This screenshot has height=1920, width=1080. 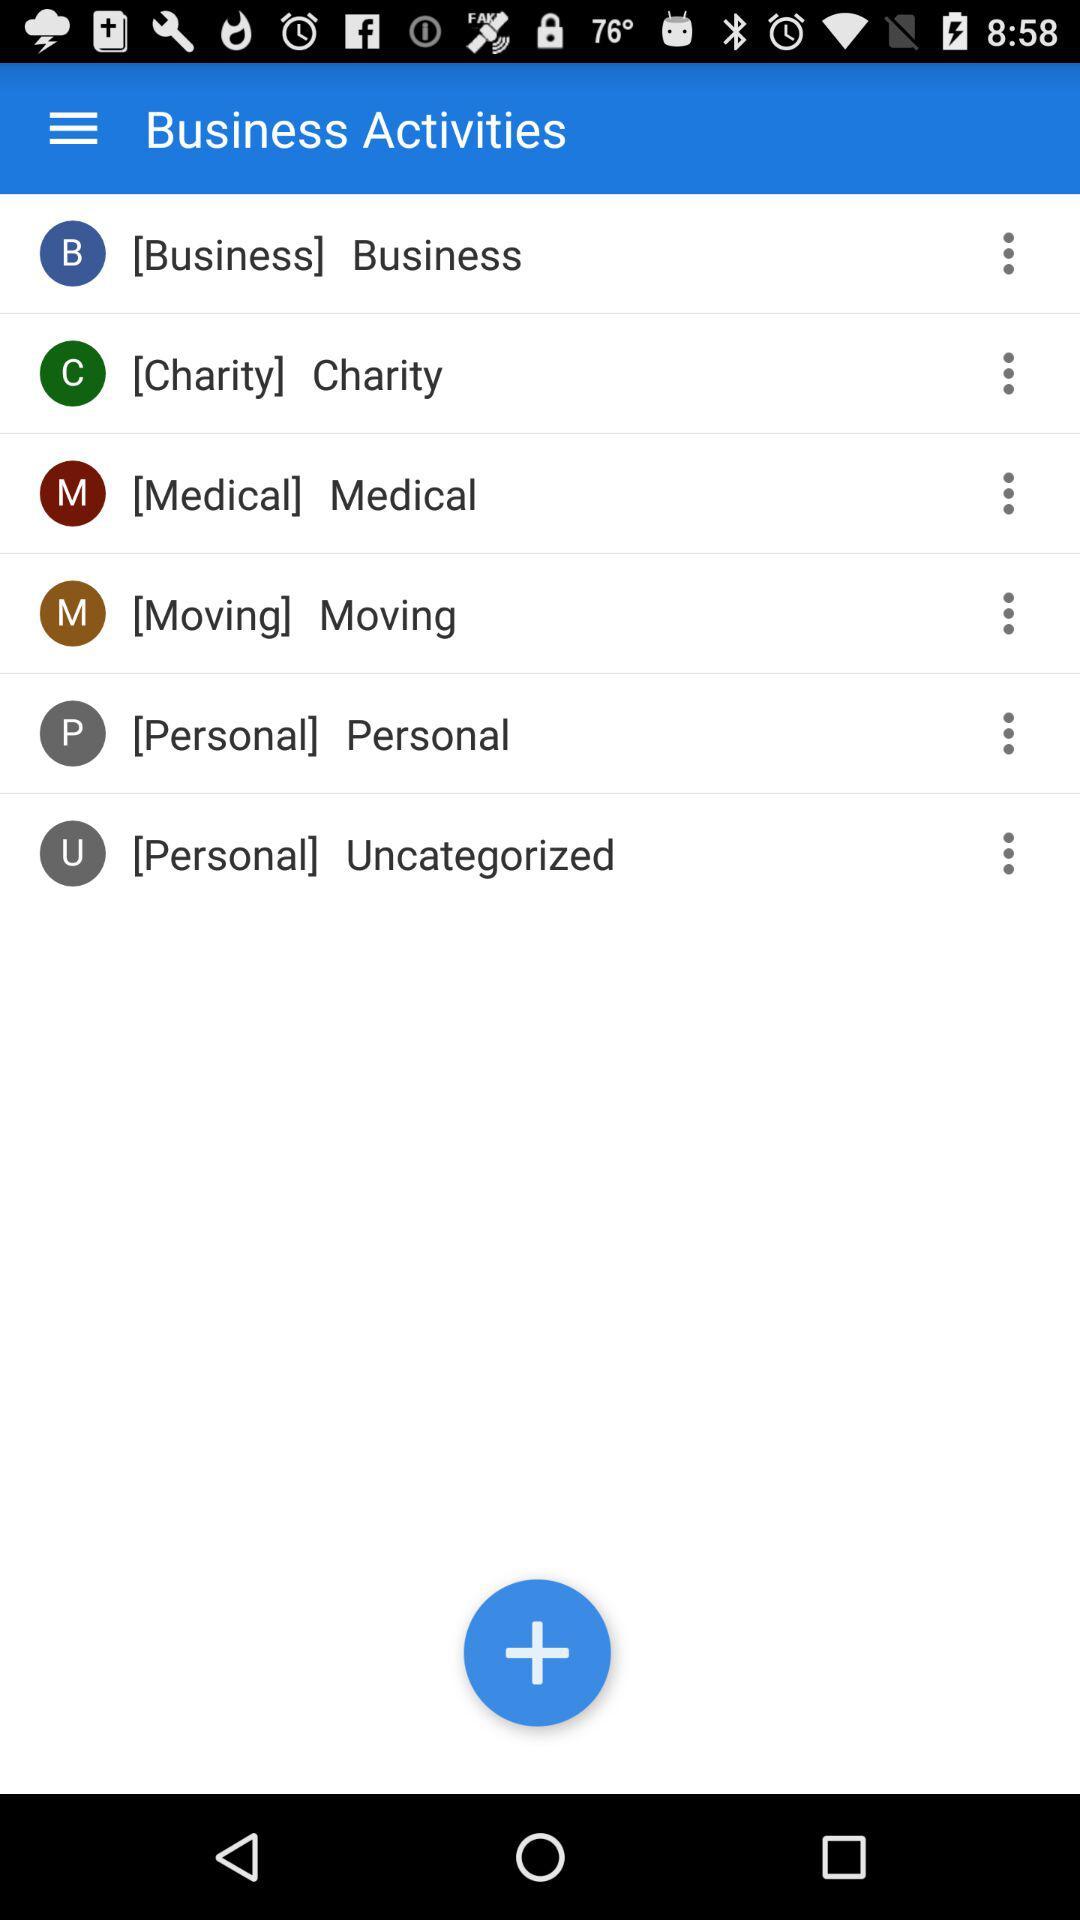 What do you see at coordinates (540, 1657) in the screenshot?
I see `plus icon` at bounding box center [540, 1657].